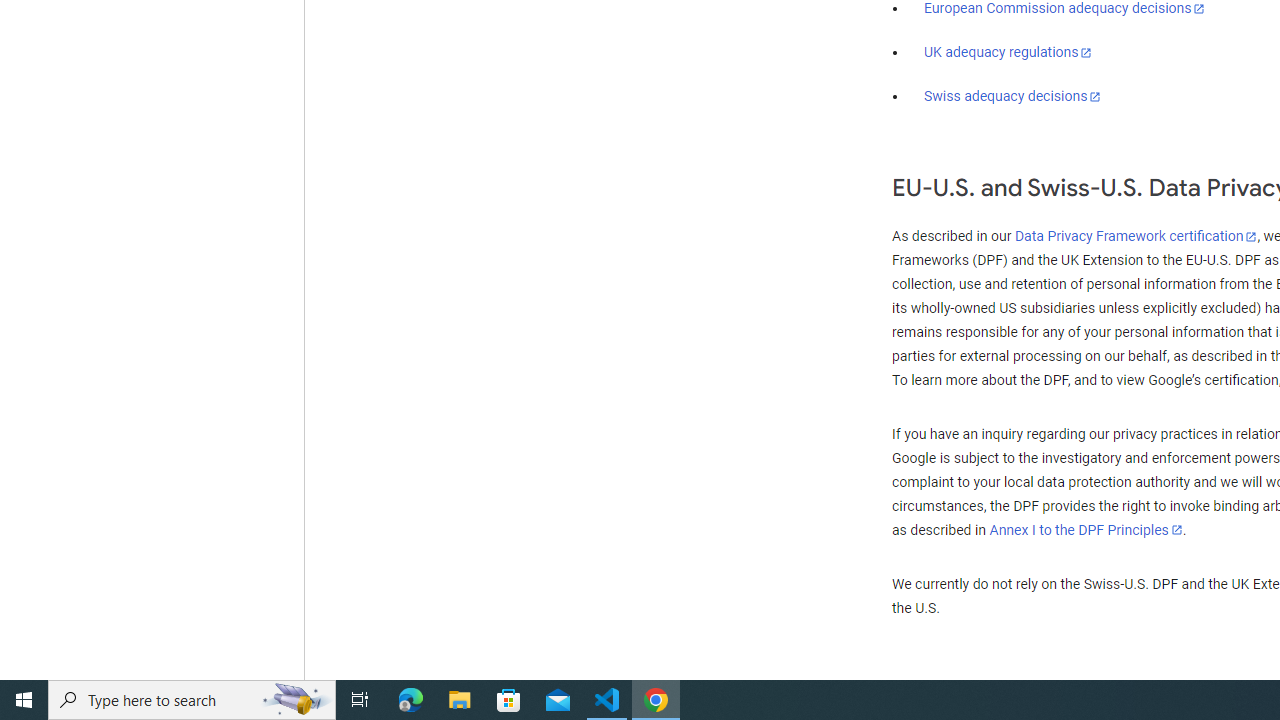 This screenshot has width=1280, height=720. I want to click on 'Swiss adequacy decisions', so click(1013, 96).